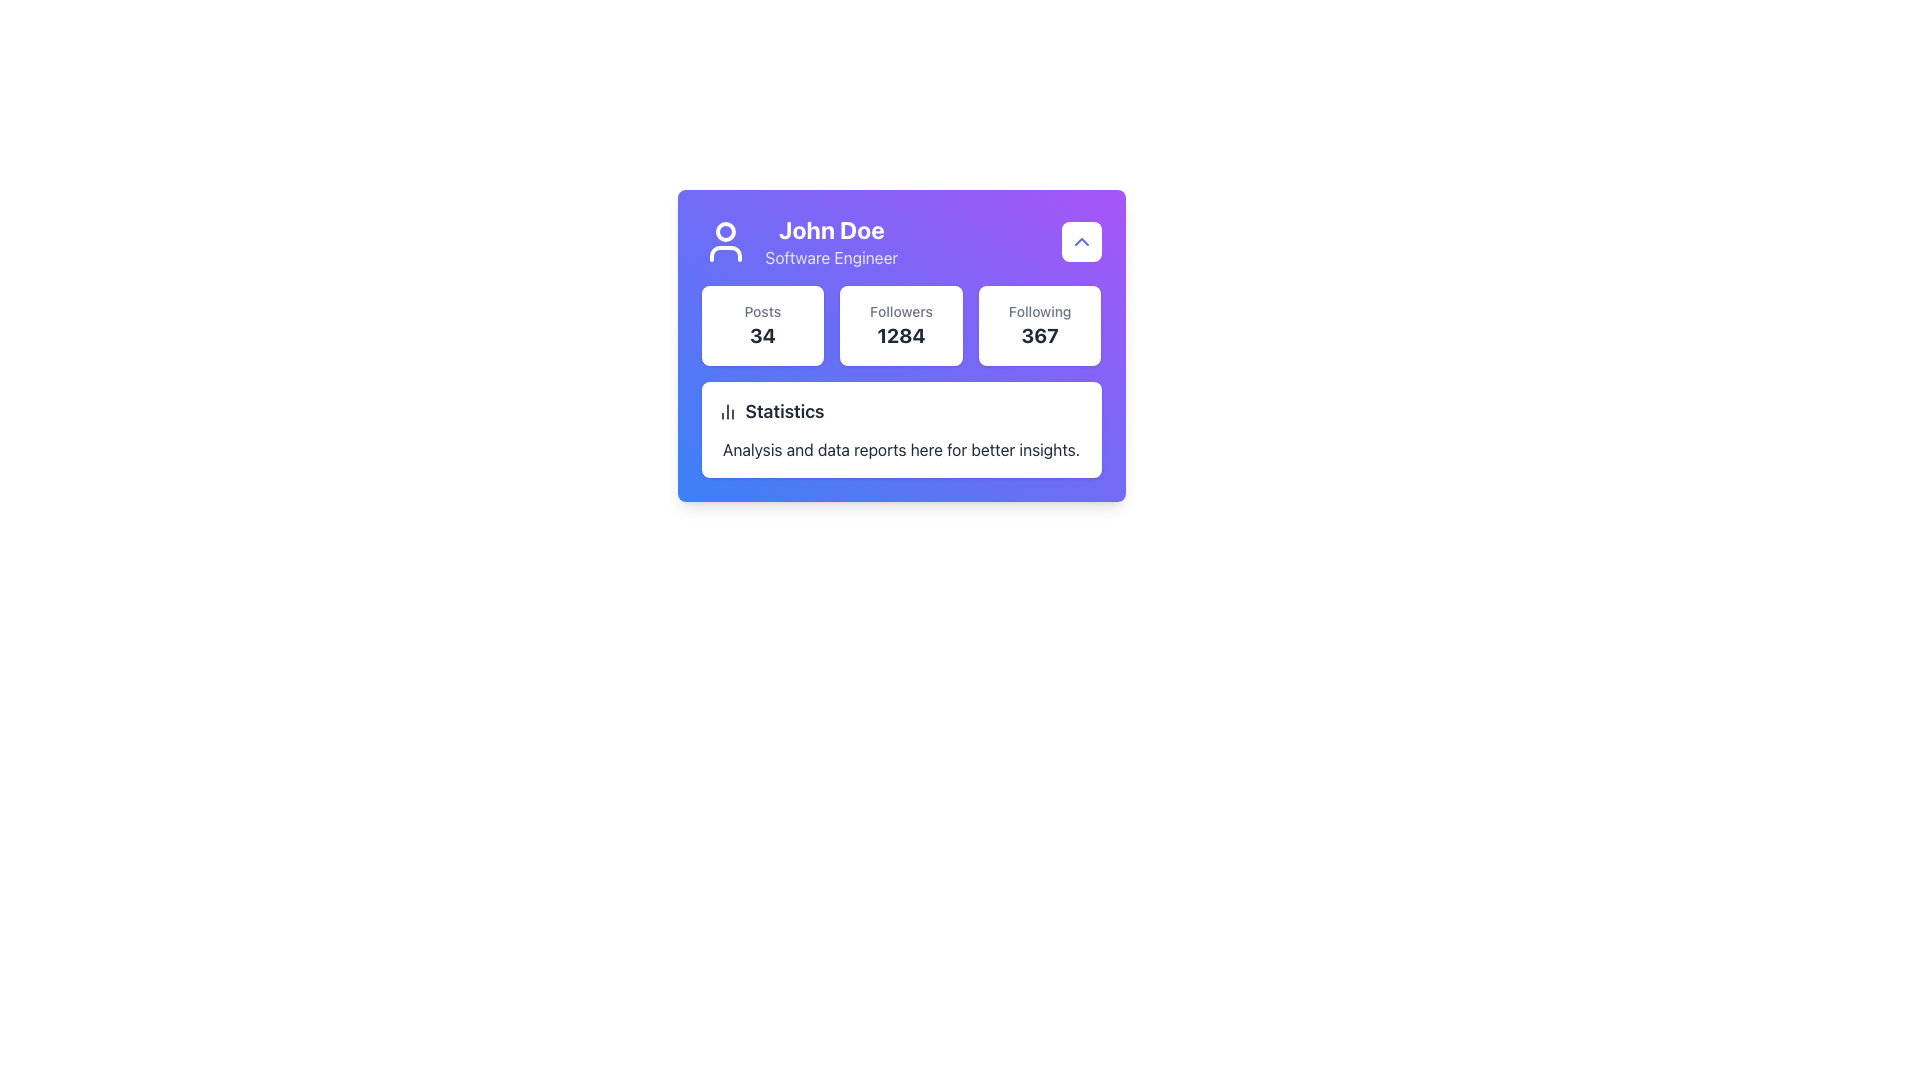 The width and height of the screenshot is (1920, 1080). Describe the element at coordinates (724, 241) in the screenshot. I see `the user profile SVG icon located at the top left of the profile card, adjacent to the name 'John Doe' and the title 'Software Engineer'` at that location.